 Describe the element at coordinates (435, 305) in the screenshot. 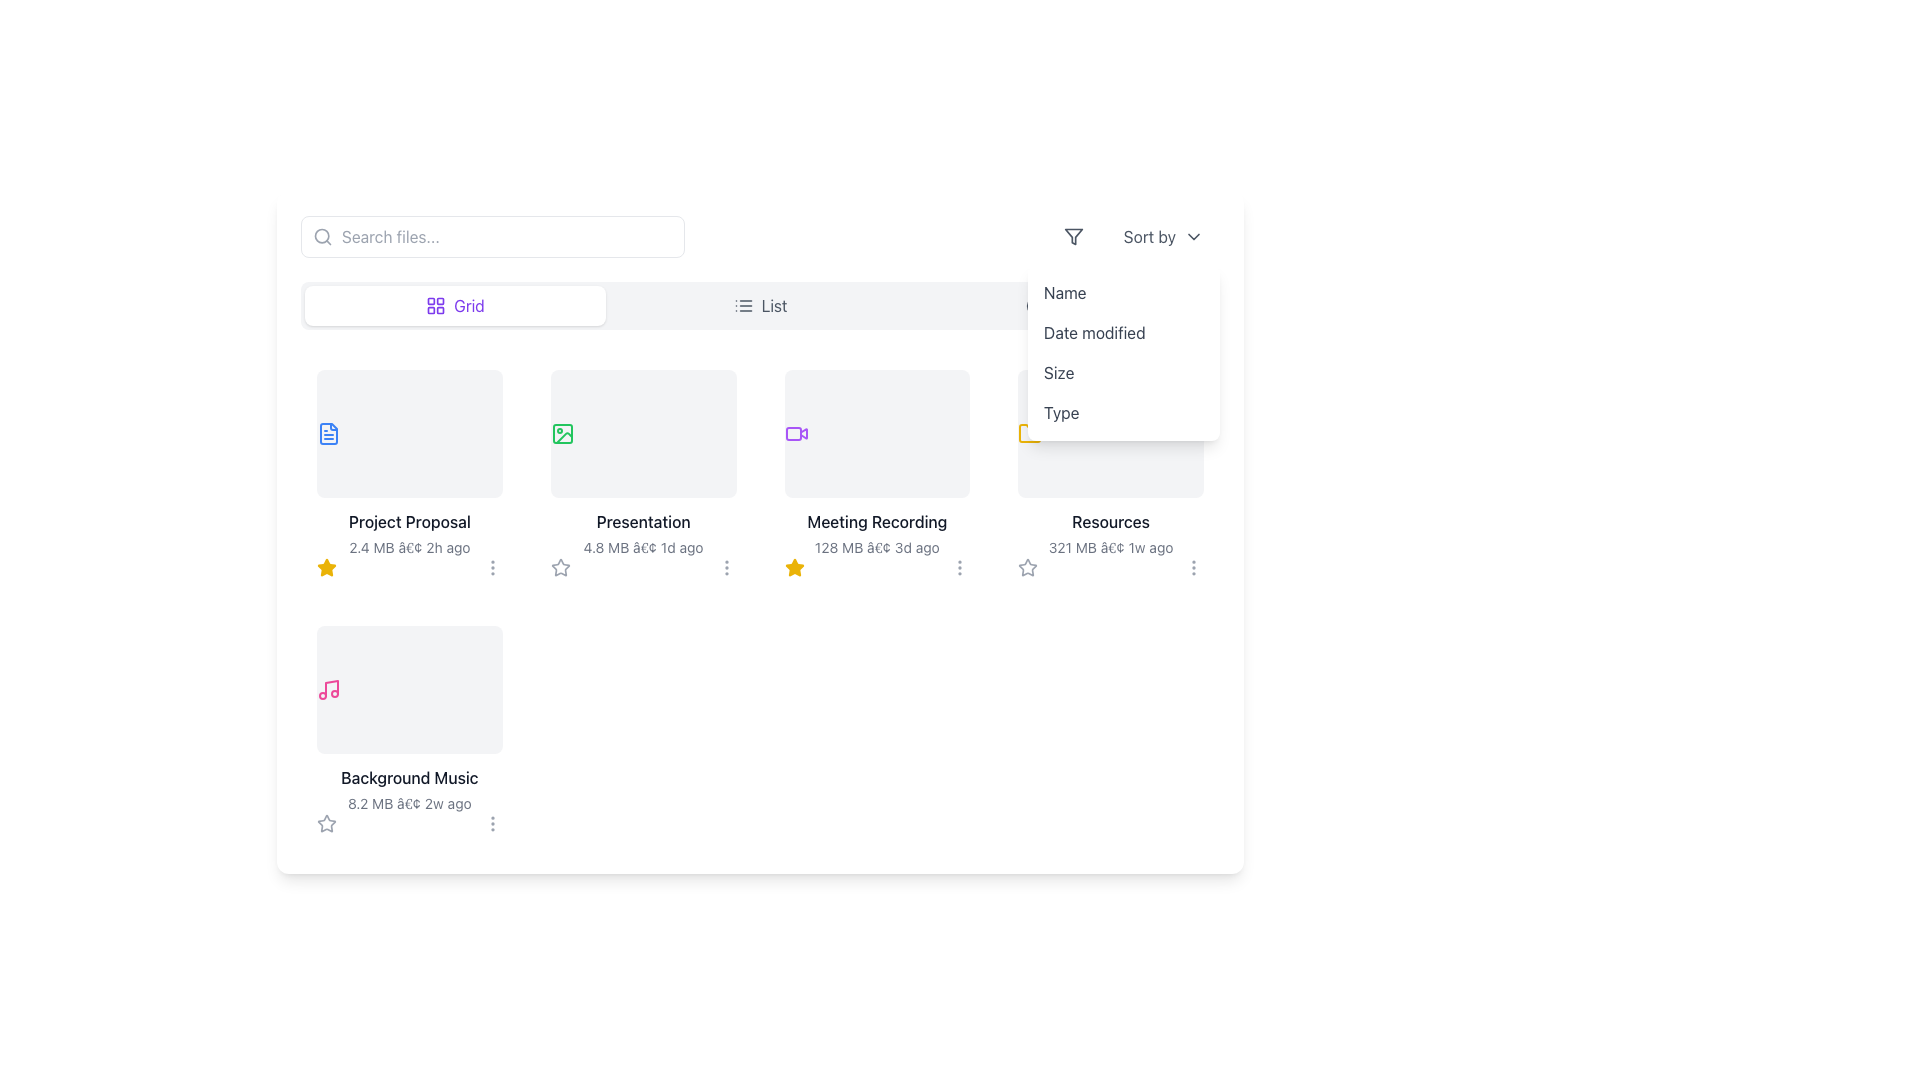

I see `the 'Grid' button which contains an SVG-based graphic icon of four small squares in a 2x2 grid layout to switch to the grid layout` at that location.